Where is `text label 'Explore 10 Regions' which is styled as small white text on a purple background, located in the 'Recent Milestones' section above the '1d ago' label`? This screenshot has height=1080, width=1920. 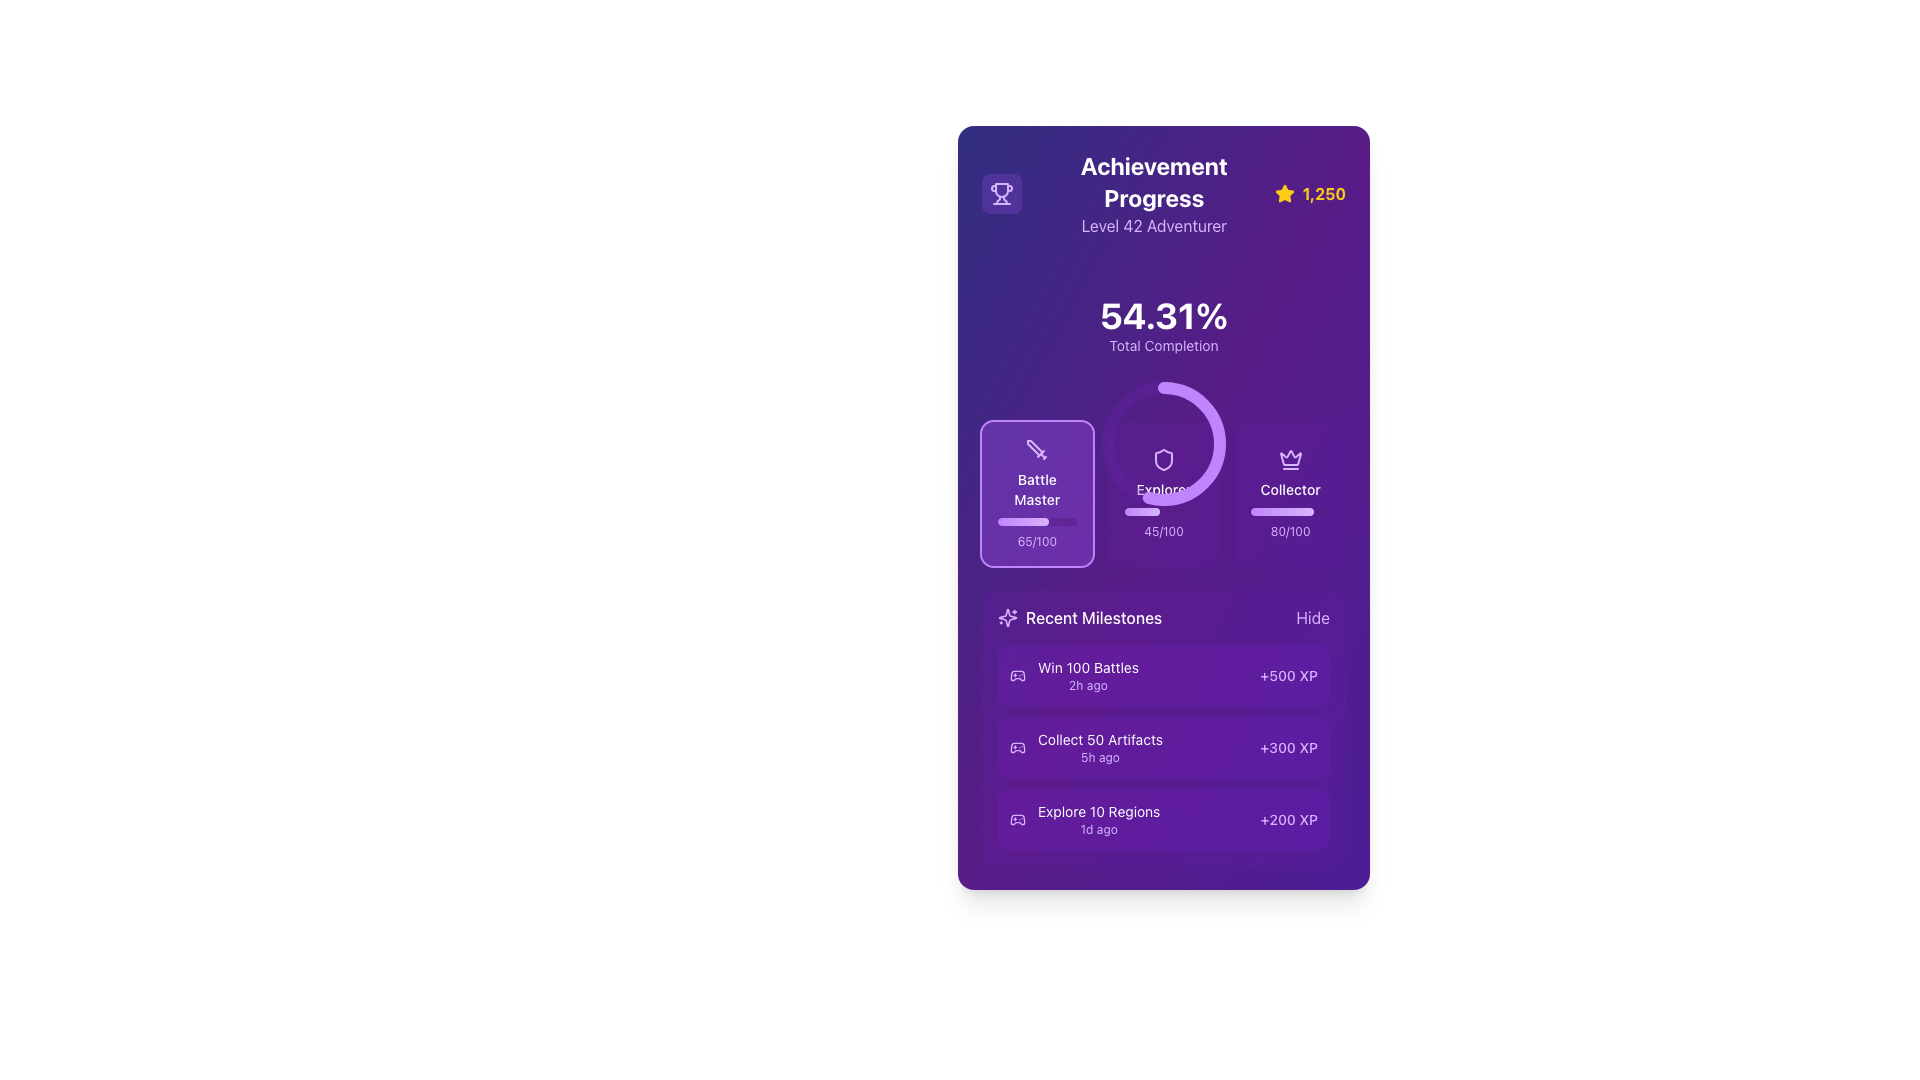 text label 'Explore 10 Regions' which is styled as small white text on a purple background, located in the 'Recent Milestones' section above the '1d ago' label is located at coordinates (1098, 812).